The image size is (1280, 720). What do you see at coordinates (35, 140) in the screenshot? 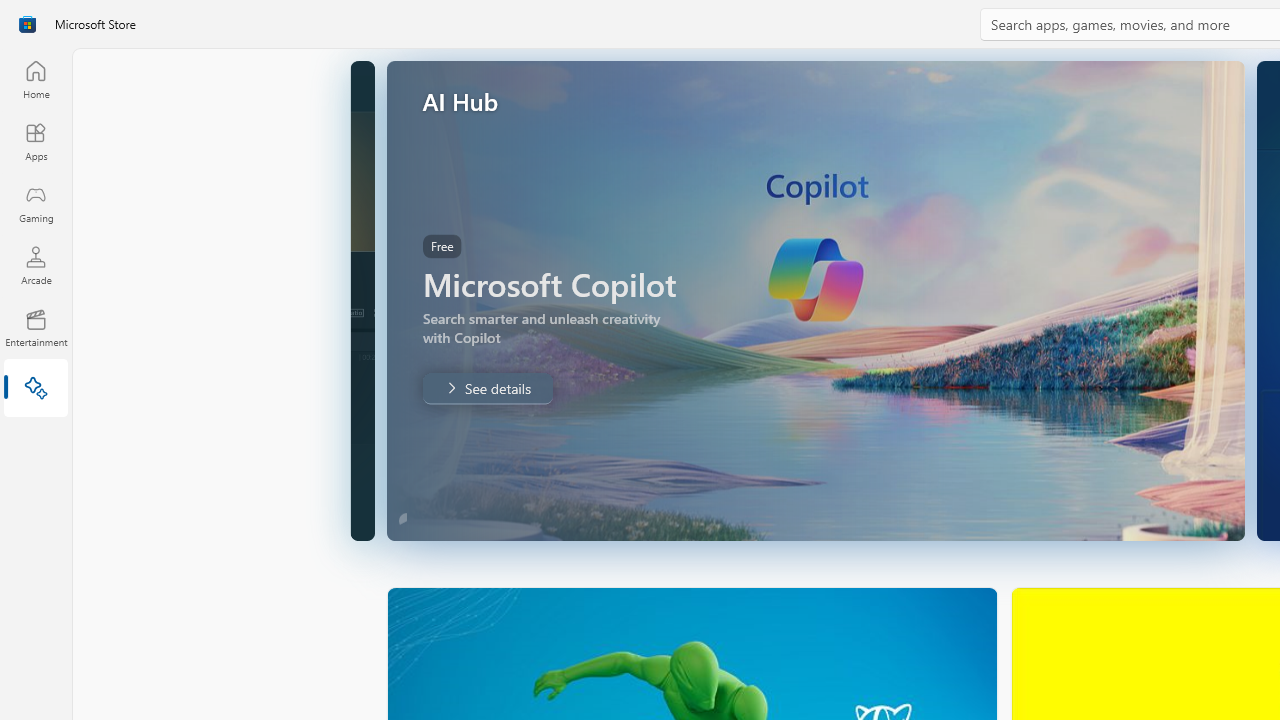
I see `'Apps'` at bounding box center [35, 140].